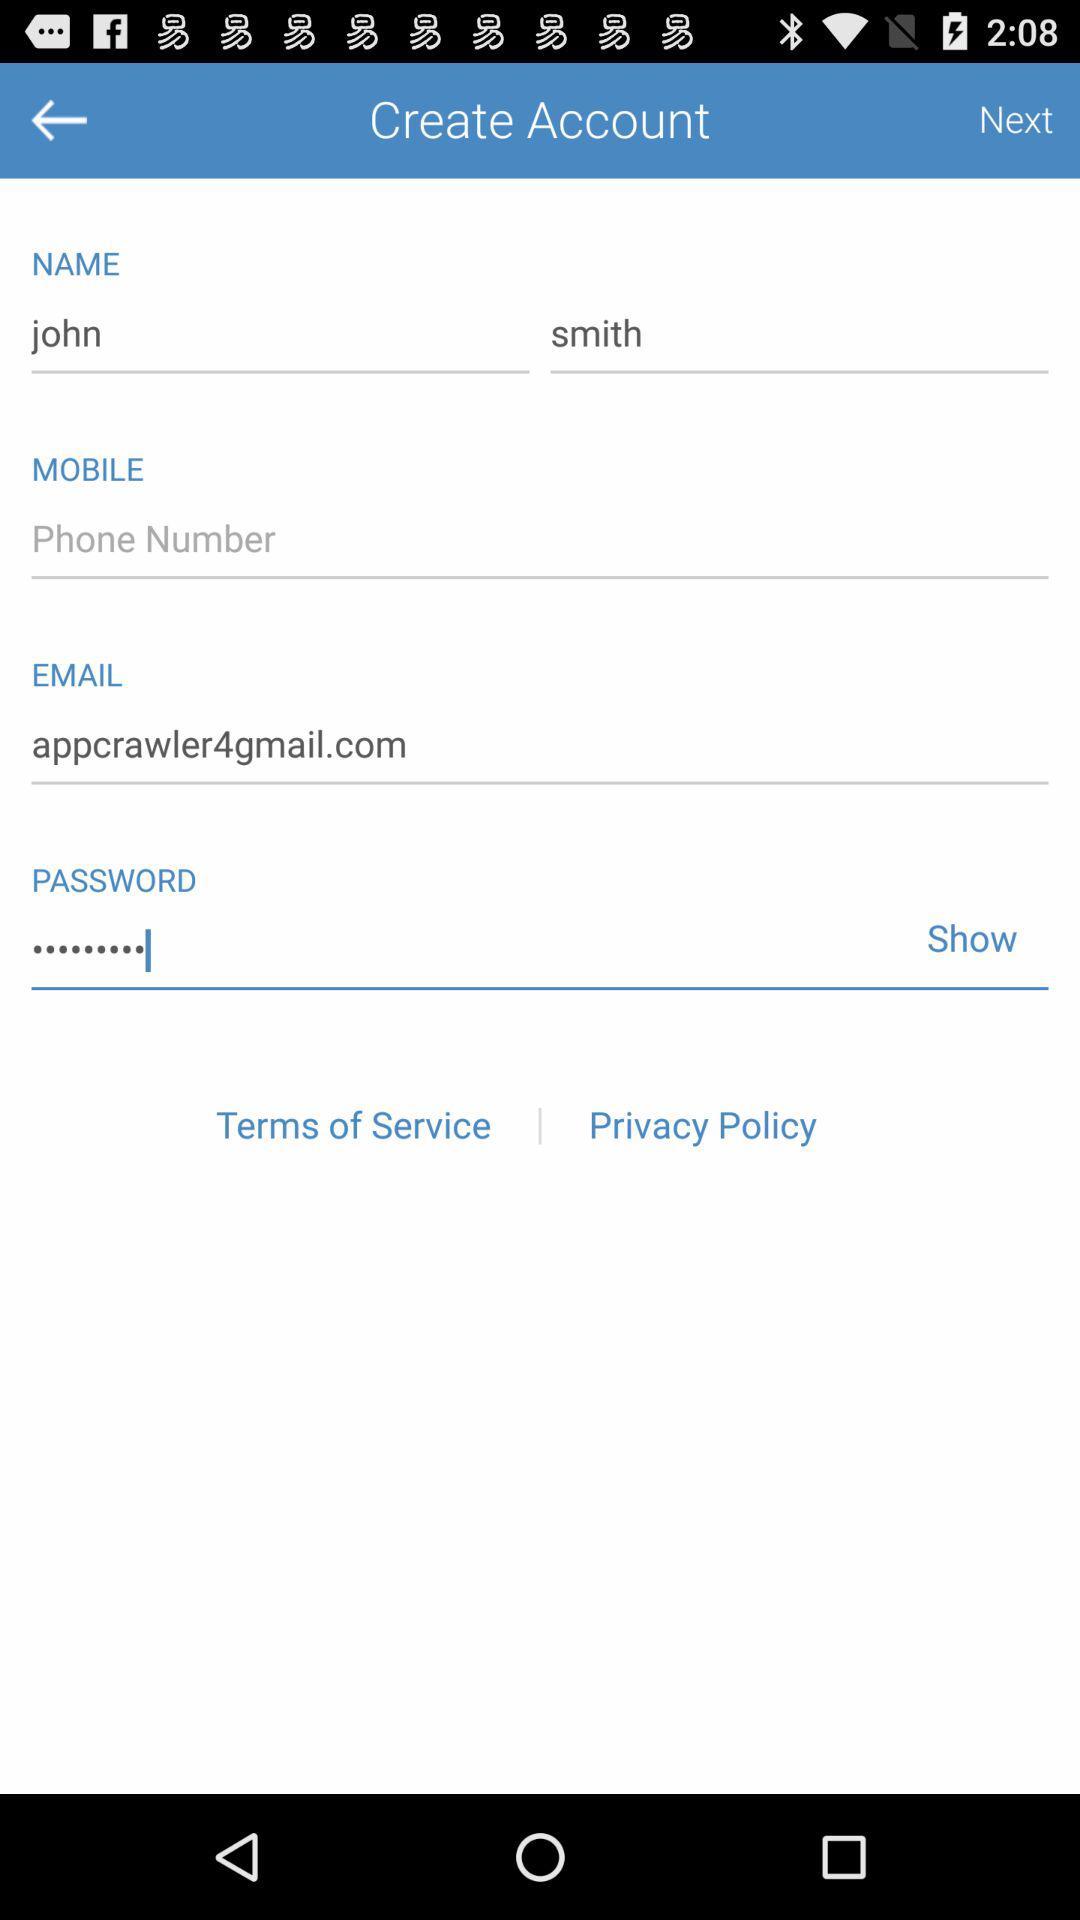 This screenshot has width=1080, height=1920. Describe the element at coordinates (352, 1126) in the screenshot. I see `the item on the left` at that location.